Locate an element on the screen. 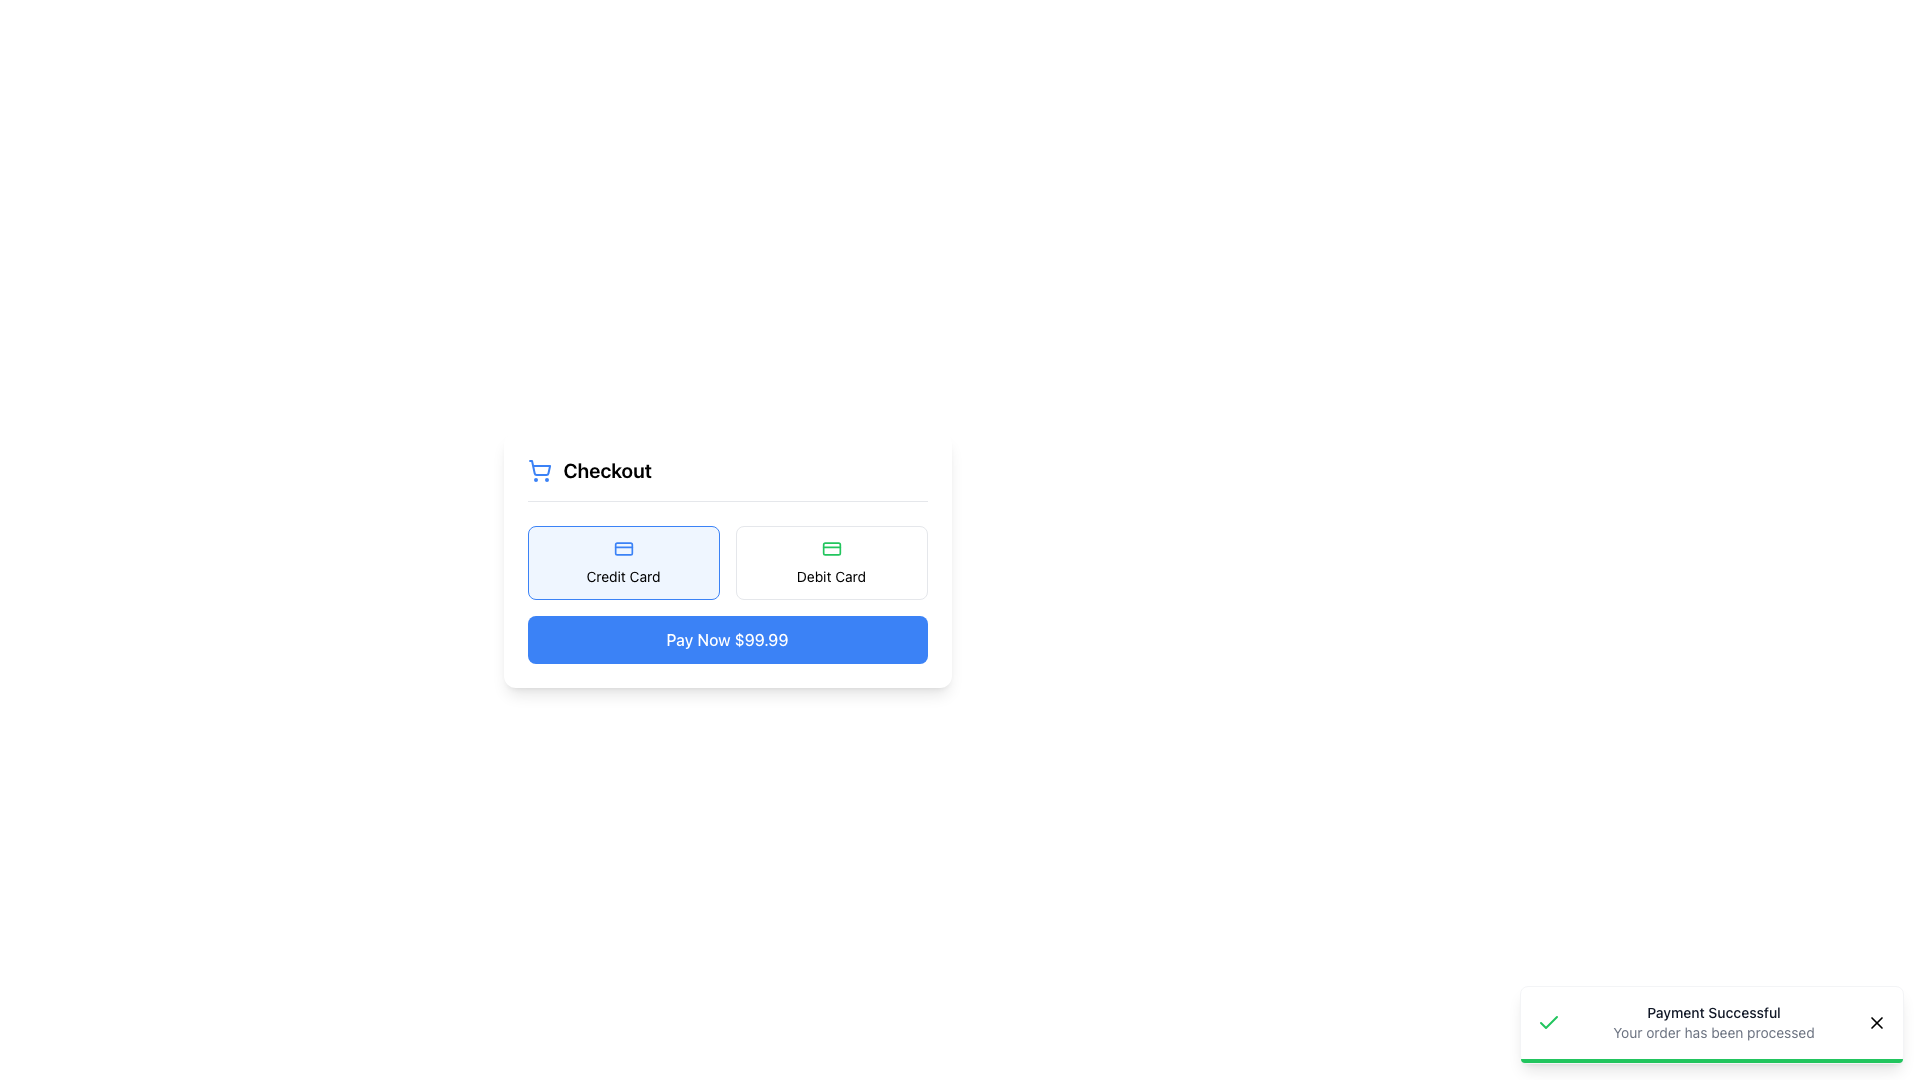  the credit card icon, which is a blue rectangular shape with a horizontal line near the top, located above the text 'Credit Card' within the payment methods button is located at coordinates (622, 548).